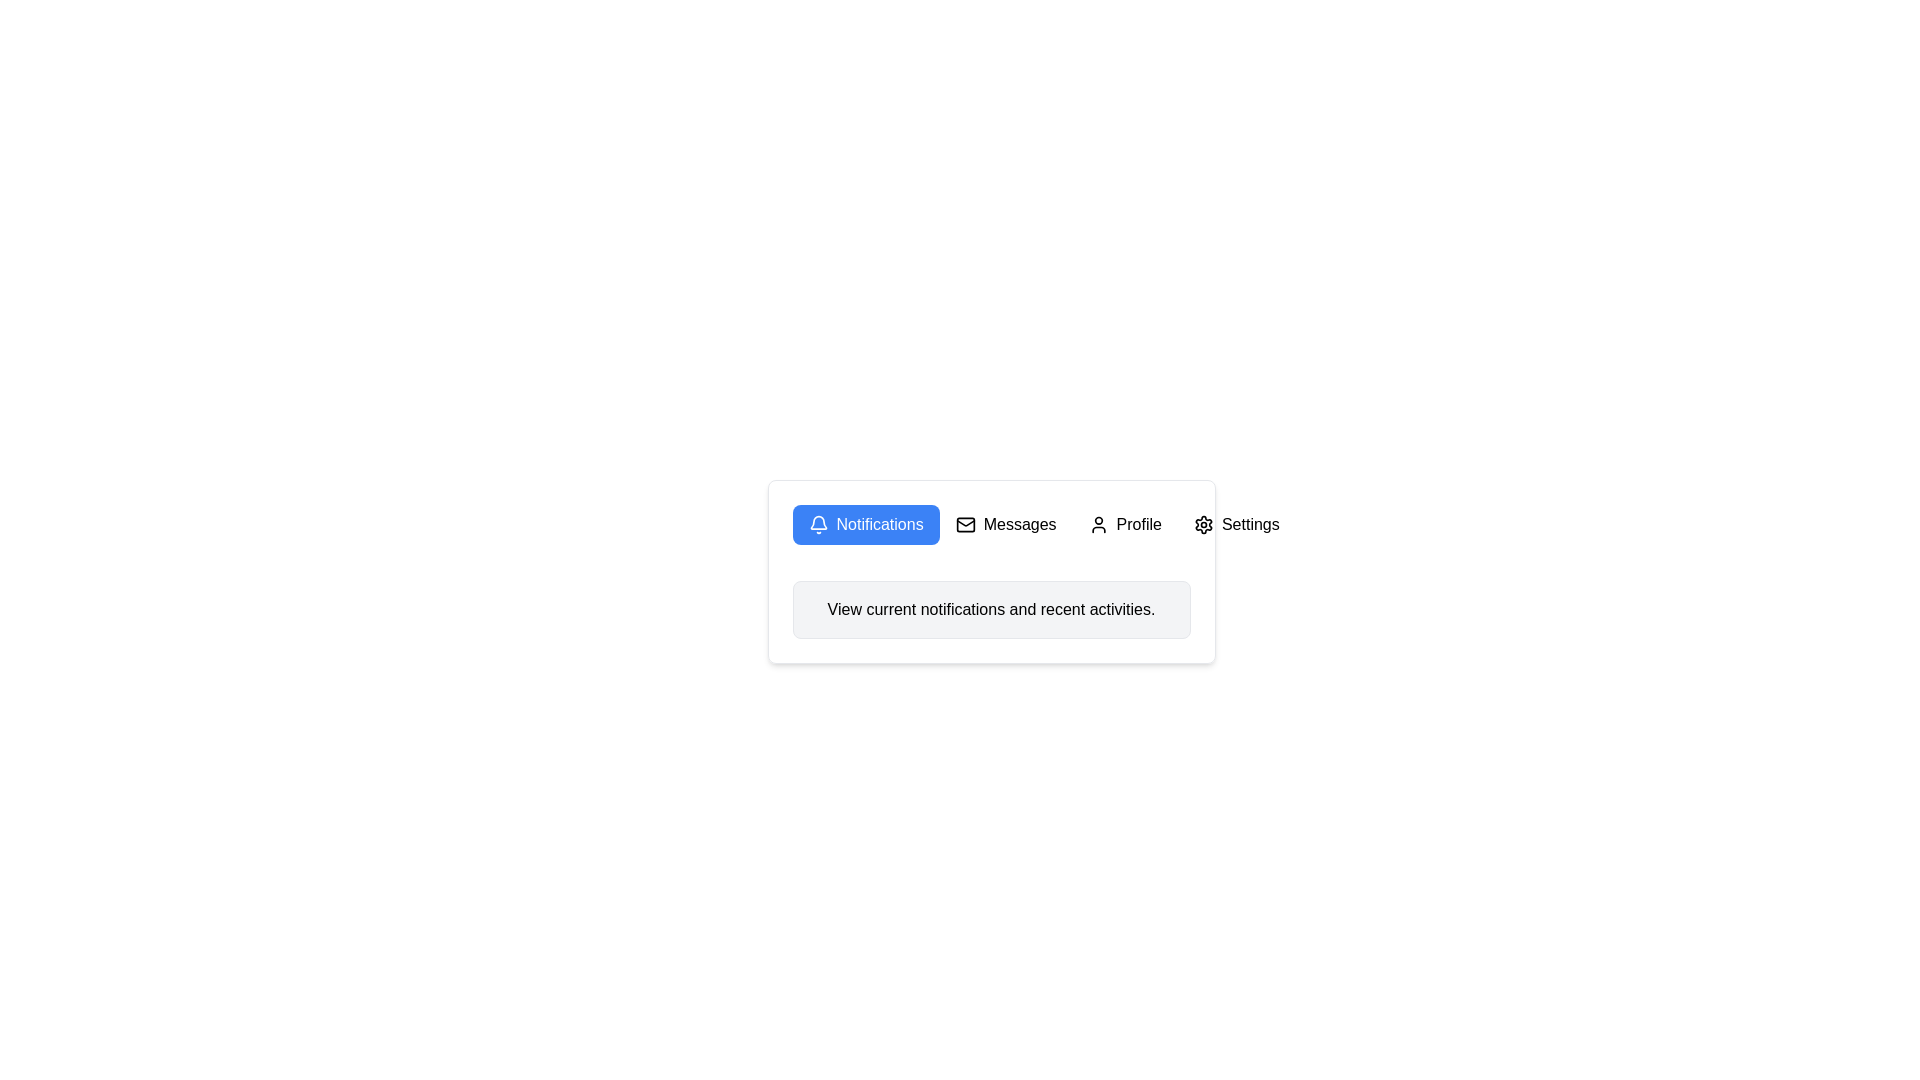  I want to click on the informational text block that displays notifications and recent activities, located centrally below the interactive buttons, so click(991, 608).